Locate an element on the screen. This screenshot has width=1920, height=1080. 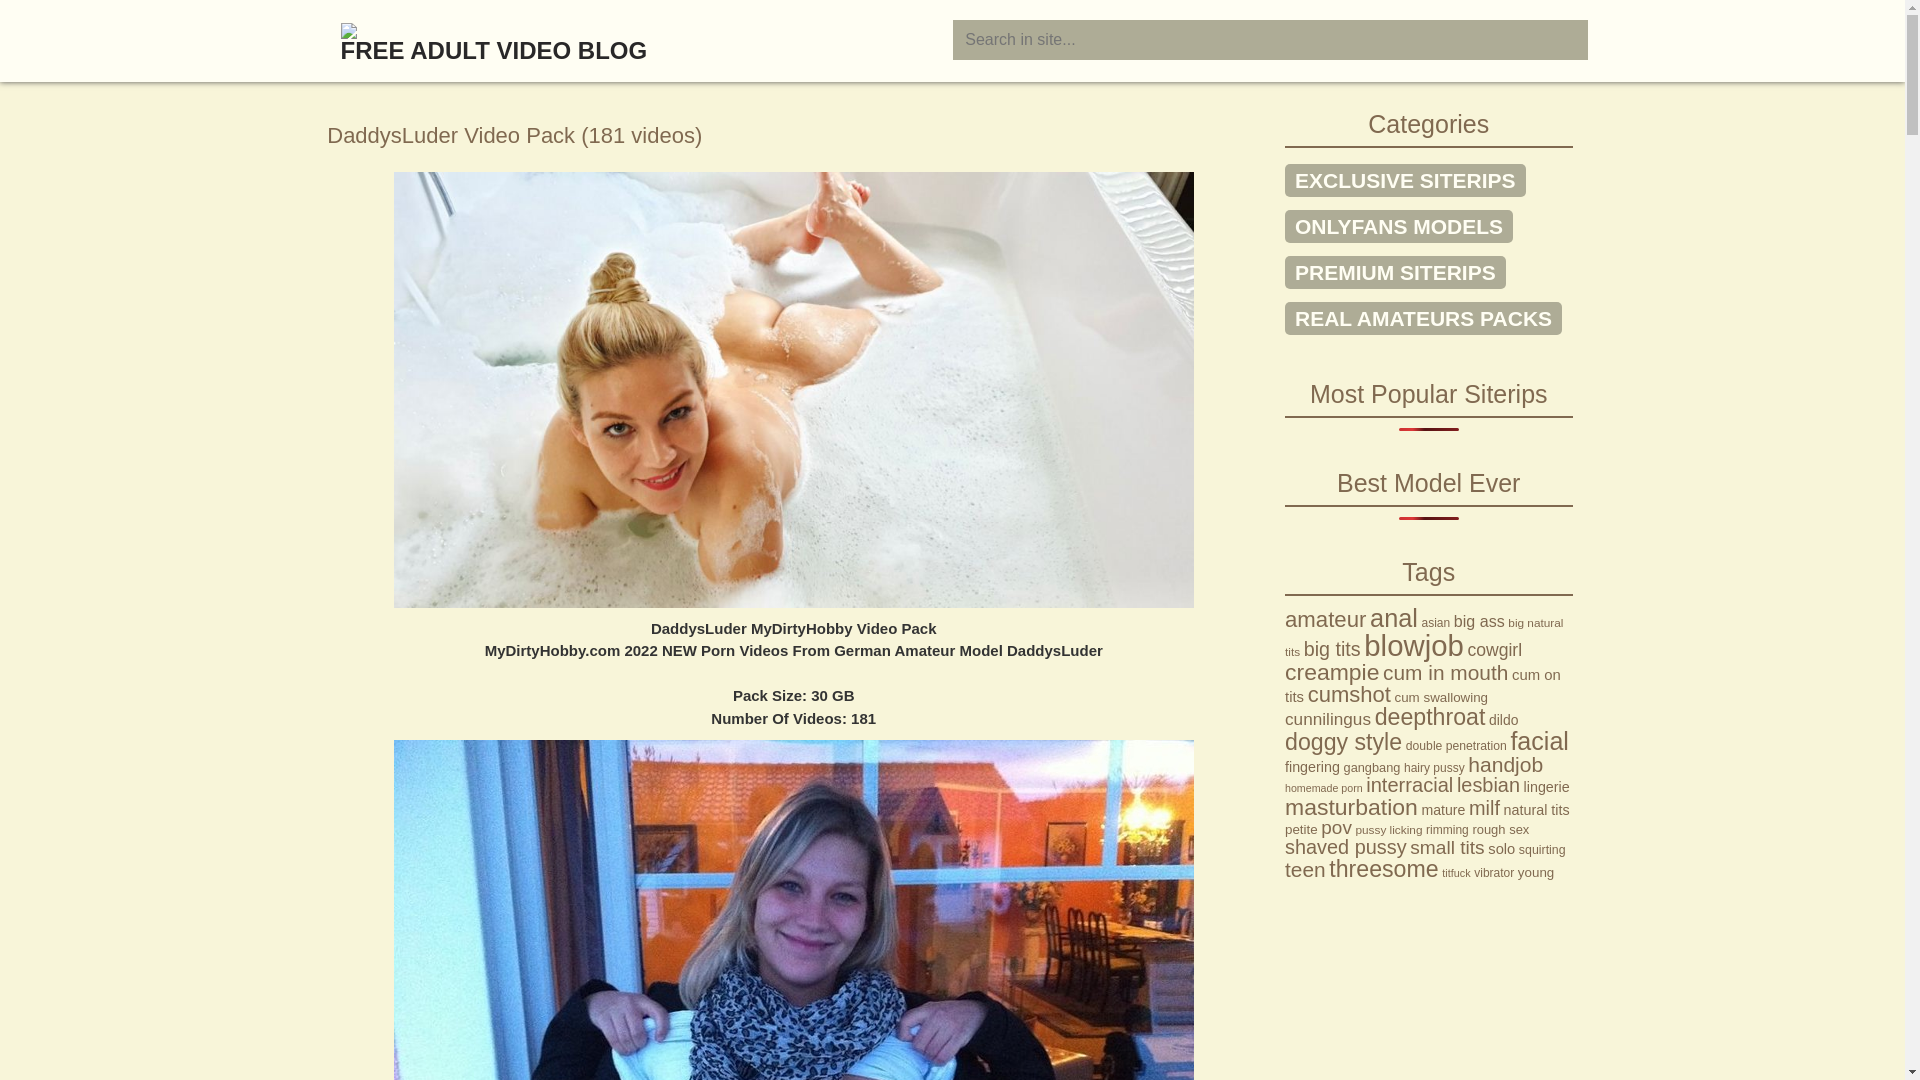
'anal' is located at coordinates (1392, 616).